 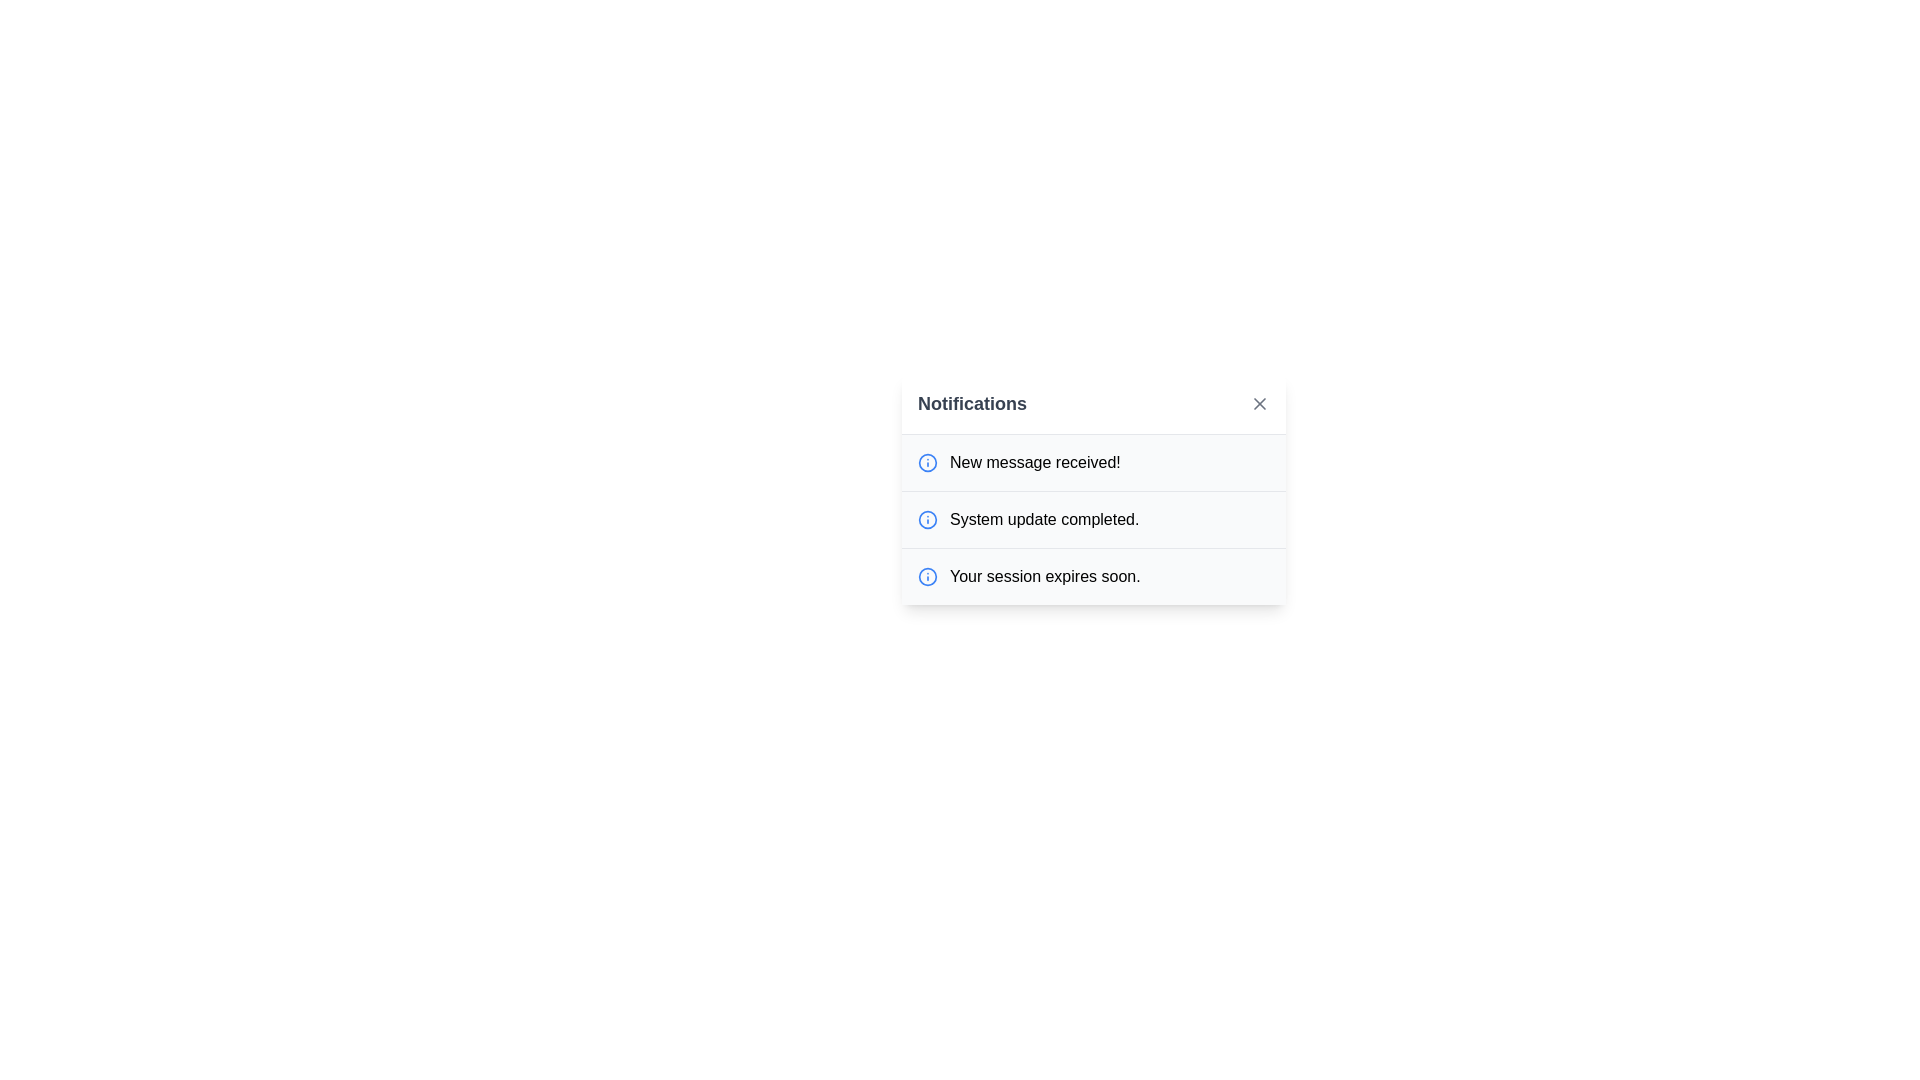 I want to click on notification text 'Your session expires soon.' located in the bottom row of the notifications list, third item from the top, so click(x=1044, y=577).